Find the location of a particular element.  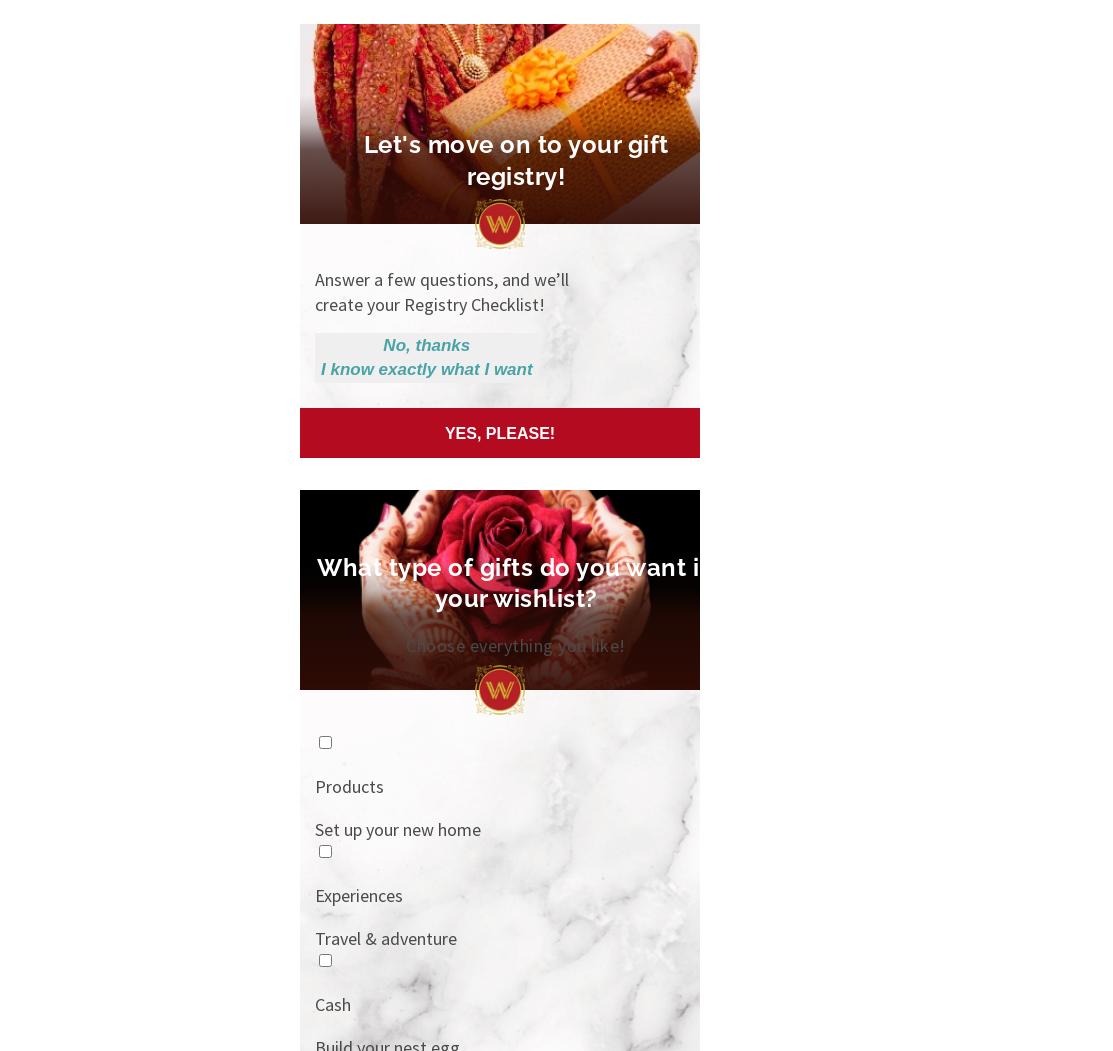

'No, thanks' is located at coordinates (425, 345).